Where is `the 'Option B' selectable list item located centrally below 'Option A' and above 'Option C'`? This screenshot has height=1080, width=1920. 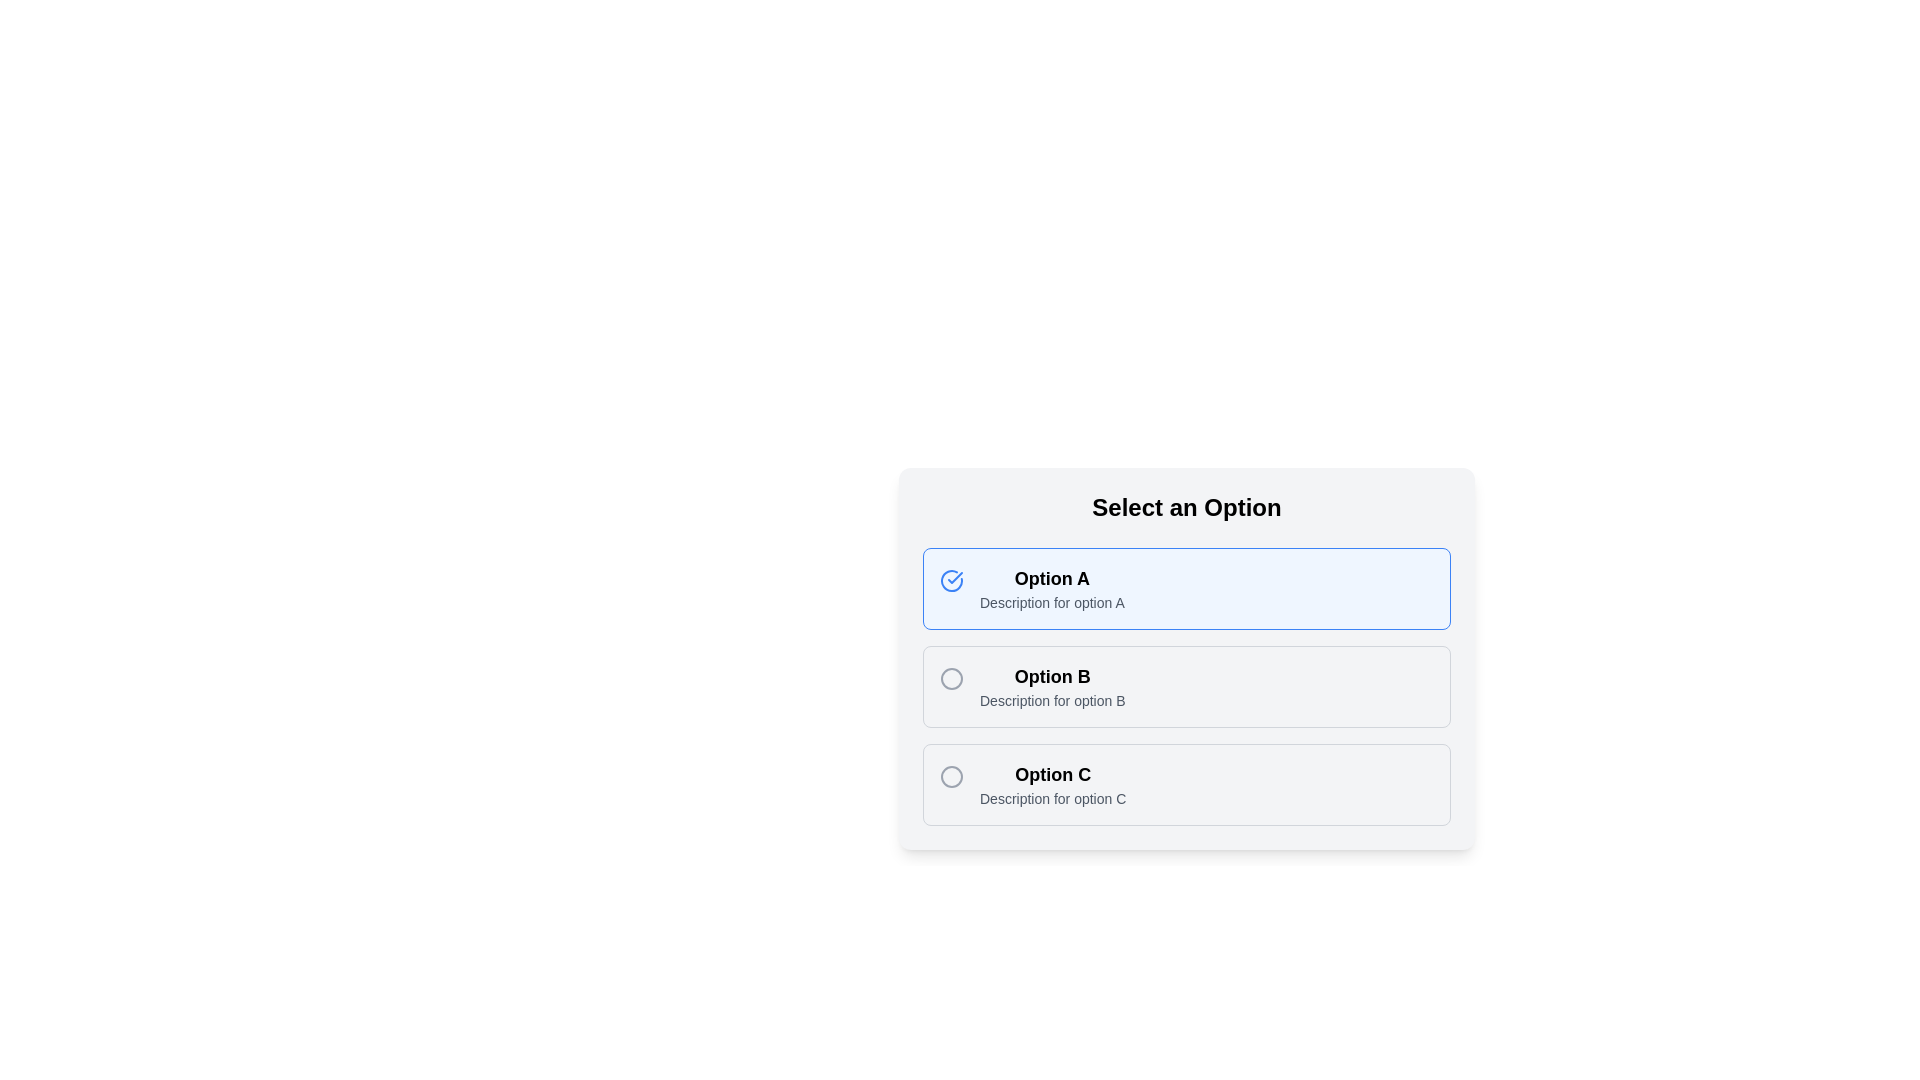
the 'Option B' selectable list item located centrally below 'Option A' and above 'Option C' is located at coordinates (1186, 659).